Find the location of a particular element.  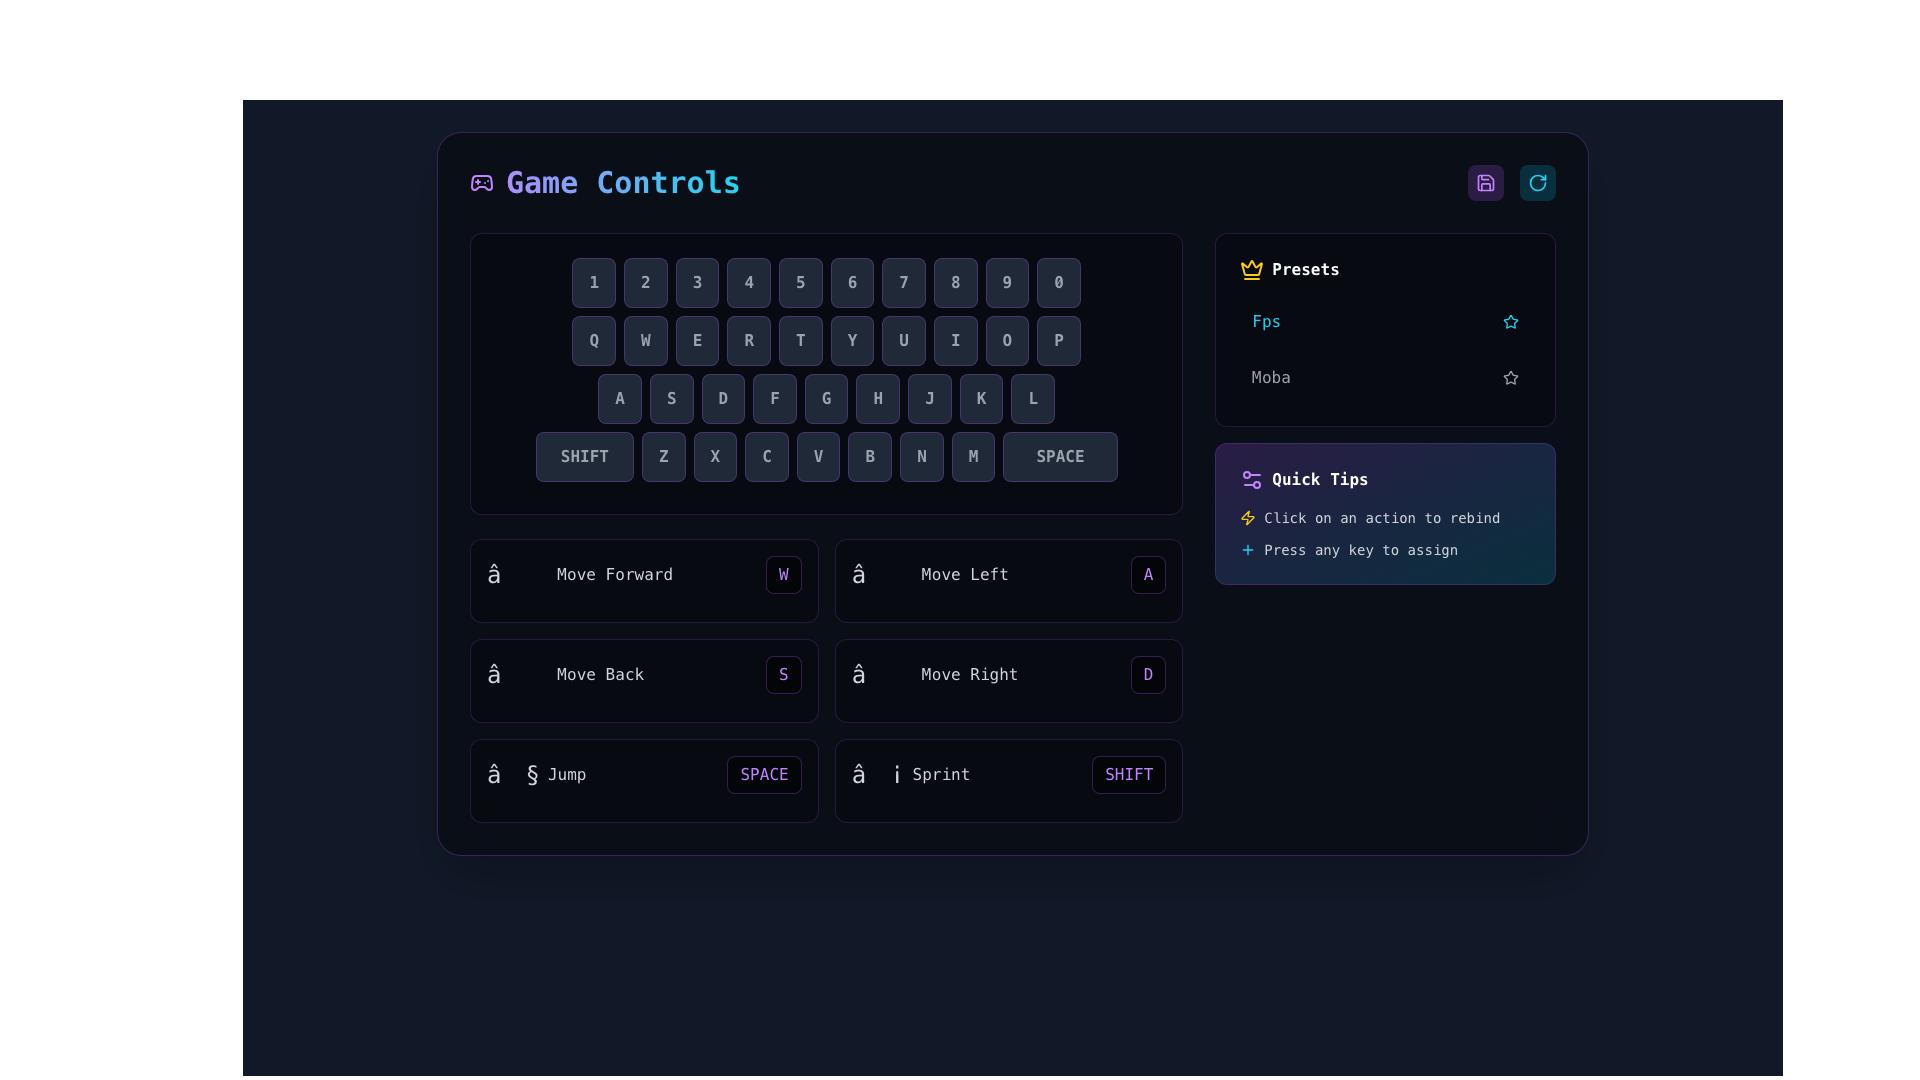

the 'Move Right' button, which is located in the bottom-right section of the game controls interface is located at coordinates (1148, 675).